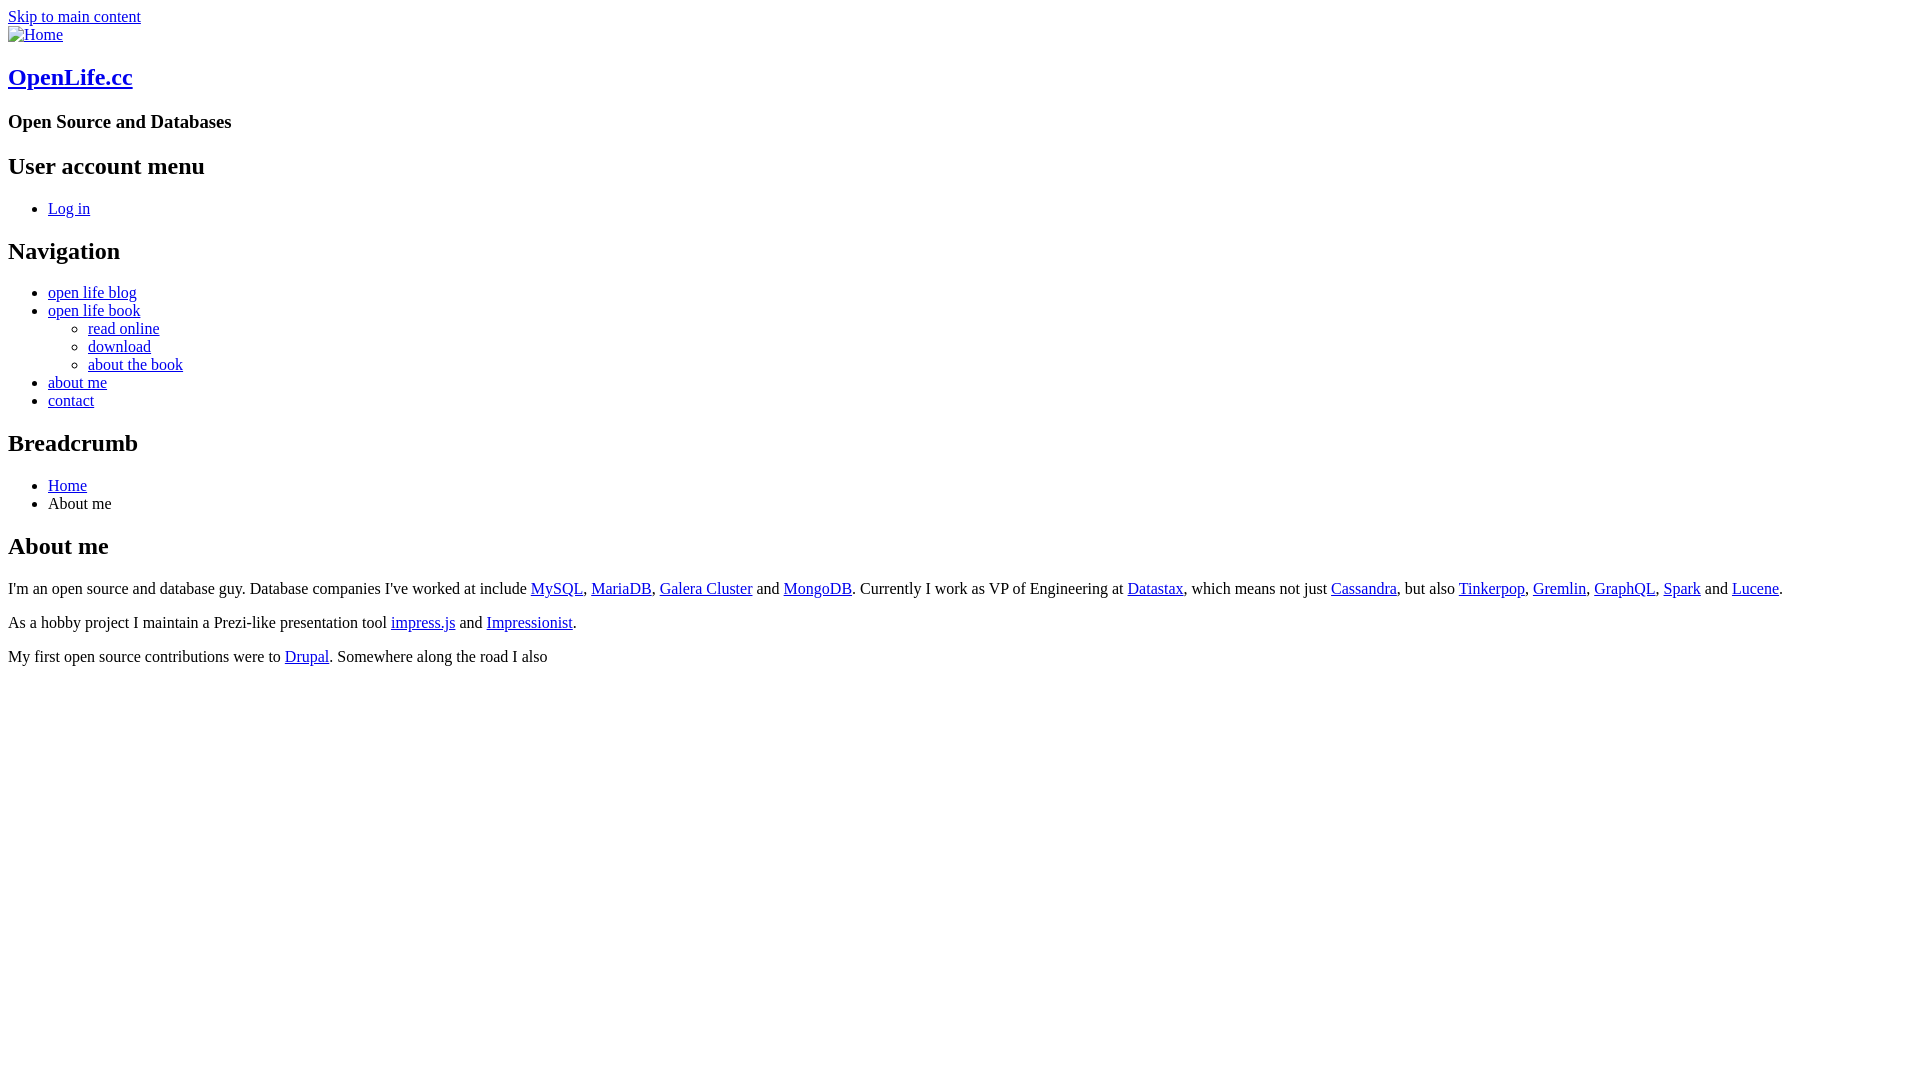 Image resolution: width=1920 pixels, height=1080 pixels. Describe the element at coordinates (1754, 587) in the screenshot. I see `'Lucene'` at that location.